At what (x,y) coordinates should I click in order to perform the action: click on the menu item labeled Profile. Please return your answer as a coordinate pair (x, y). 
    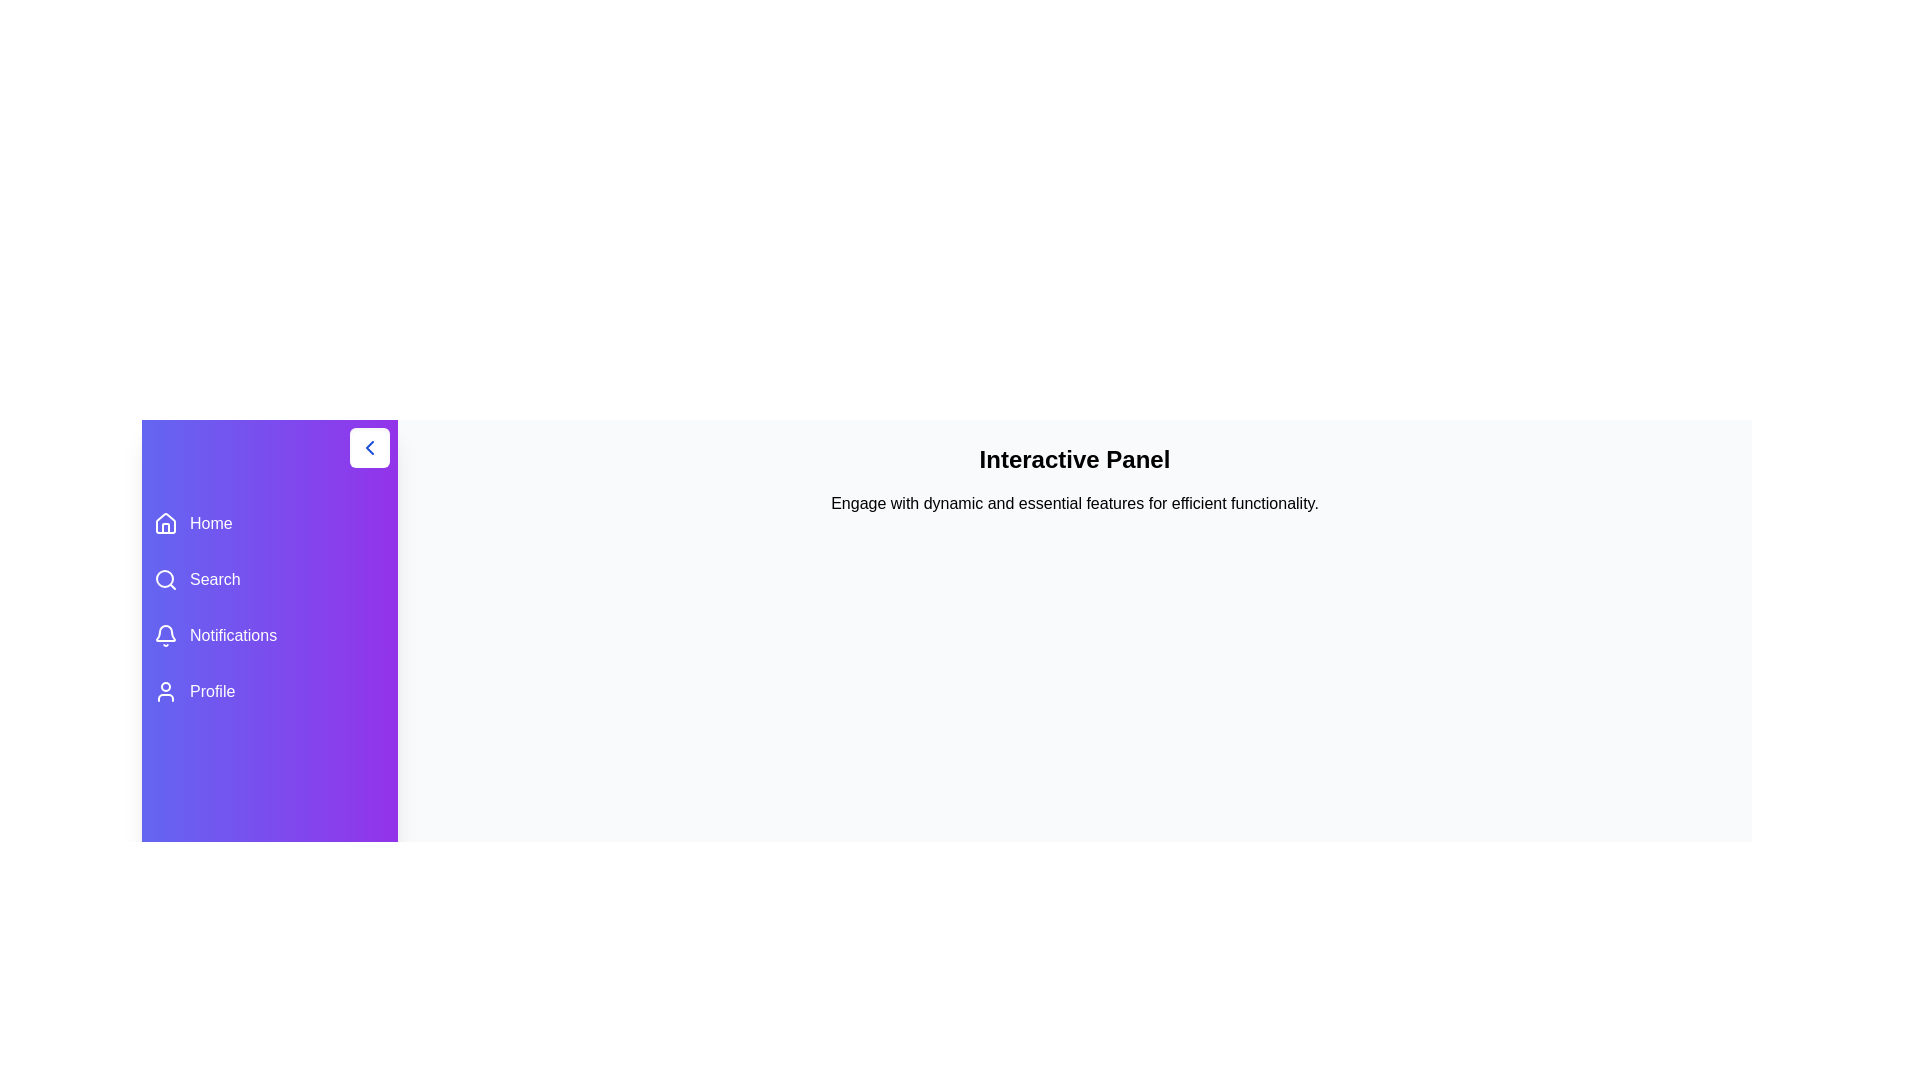
    Looking at the image, I should click on (268, 690).